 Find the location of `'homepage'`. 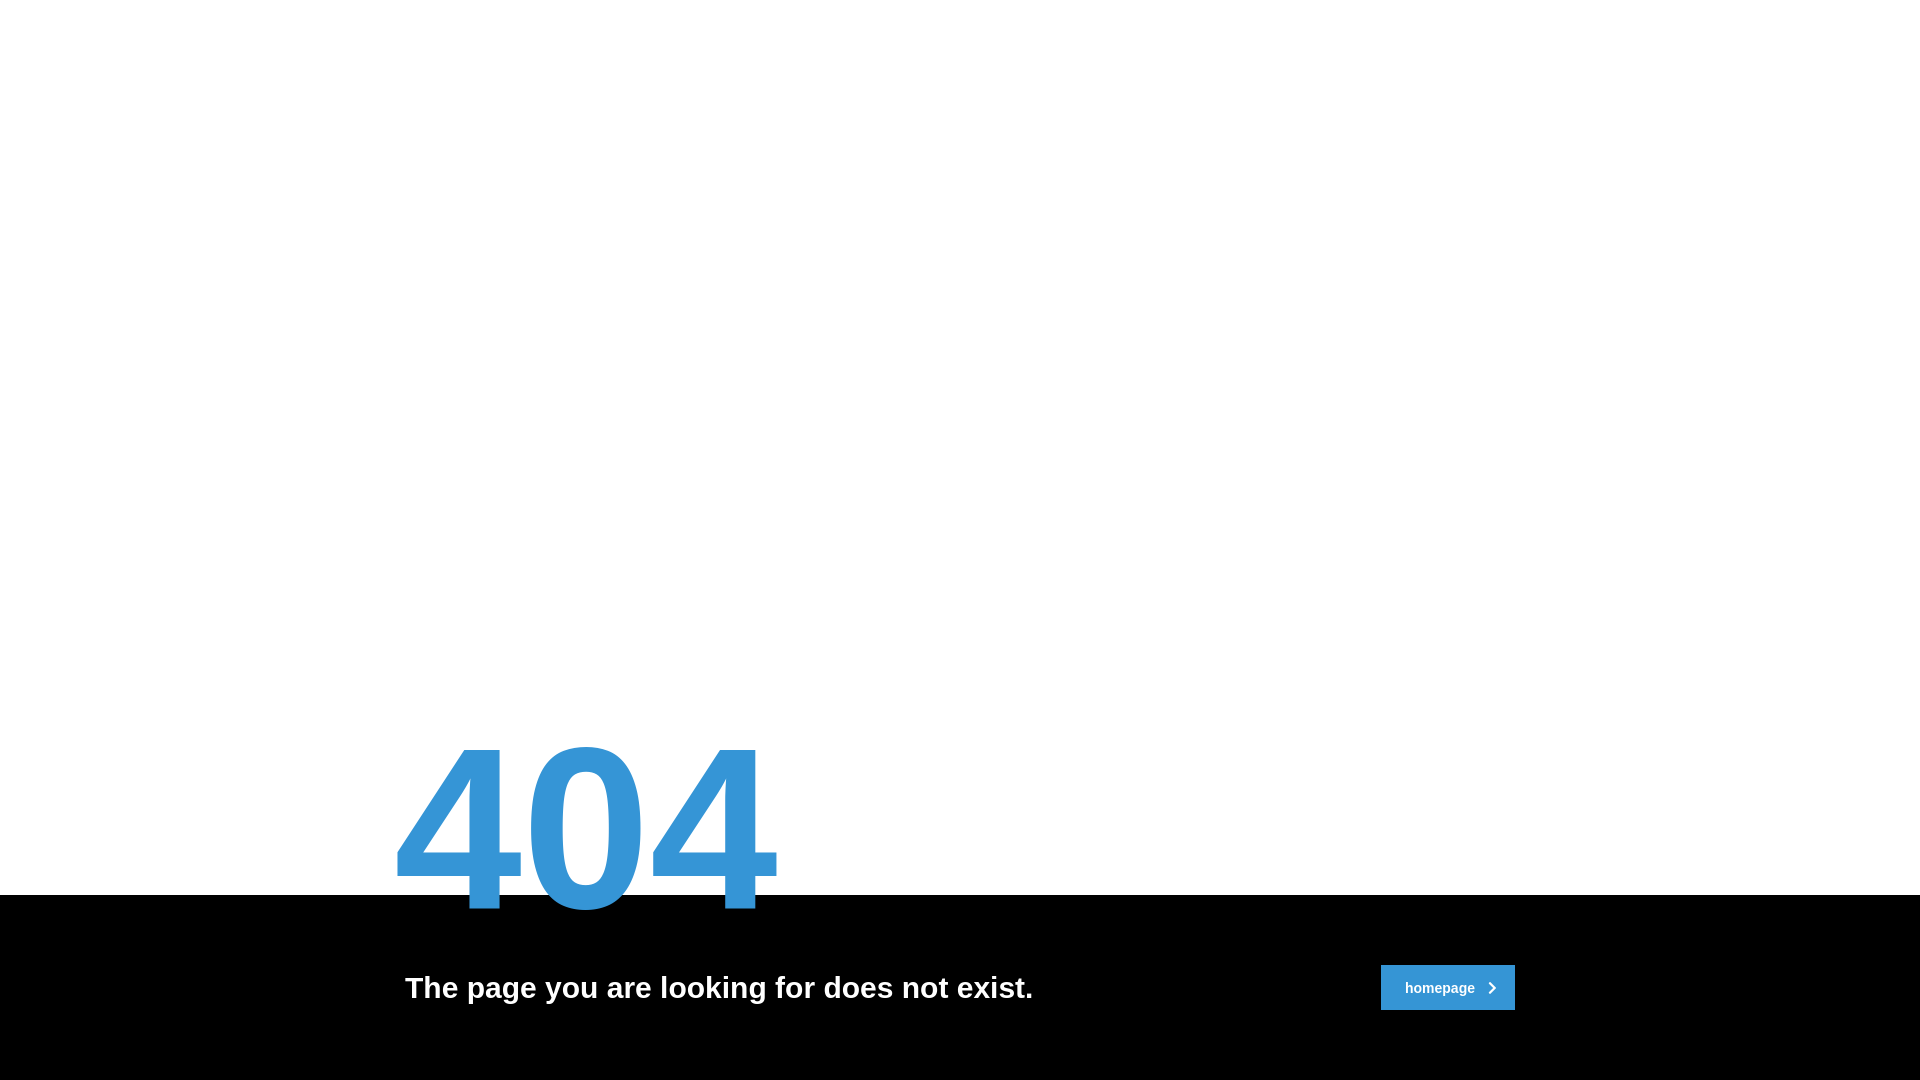

'homepage' is located at coordinates (1448, 986).